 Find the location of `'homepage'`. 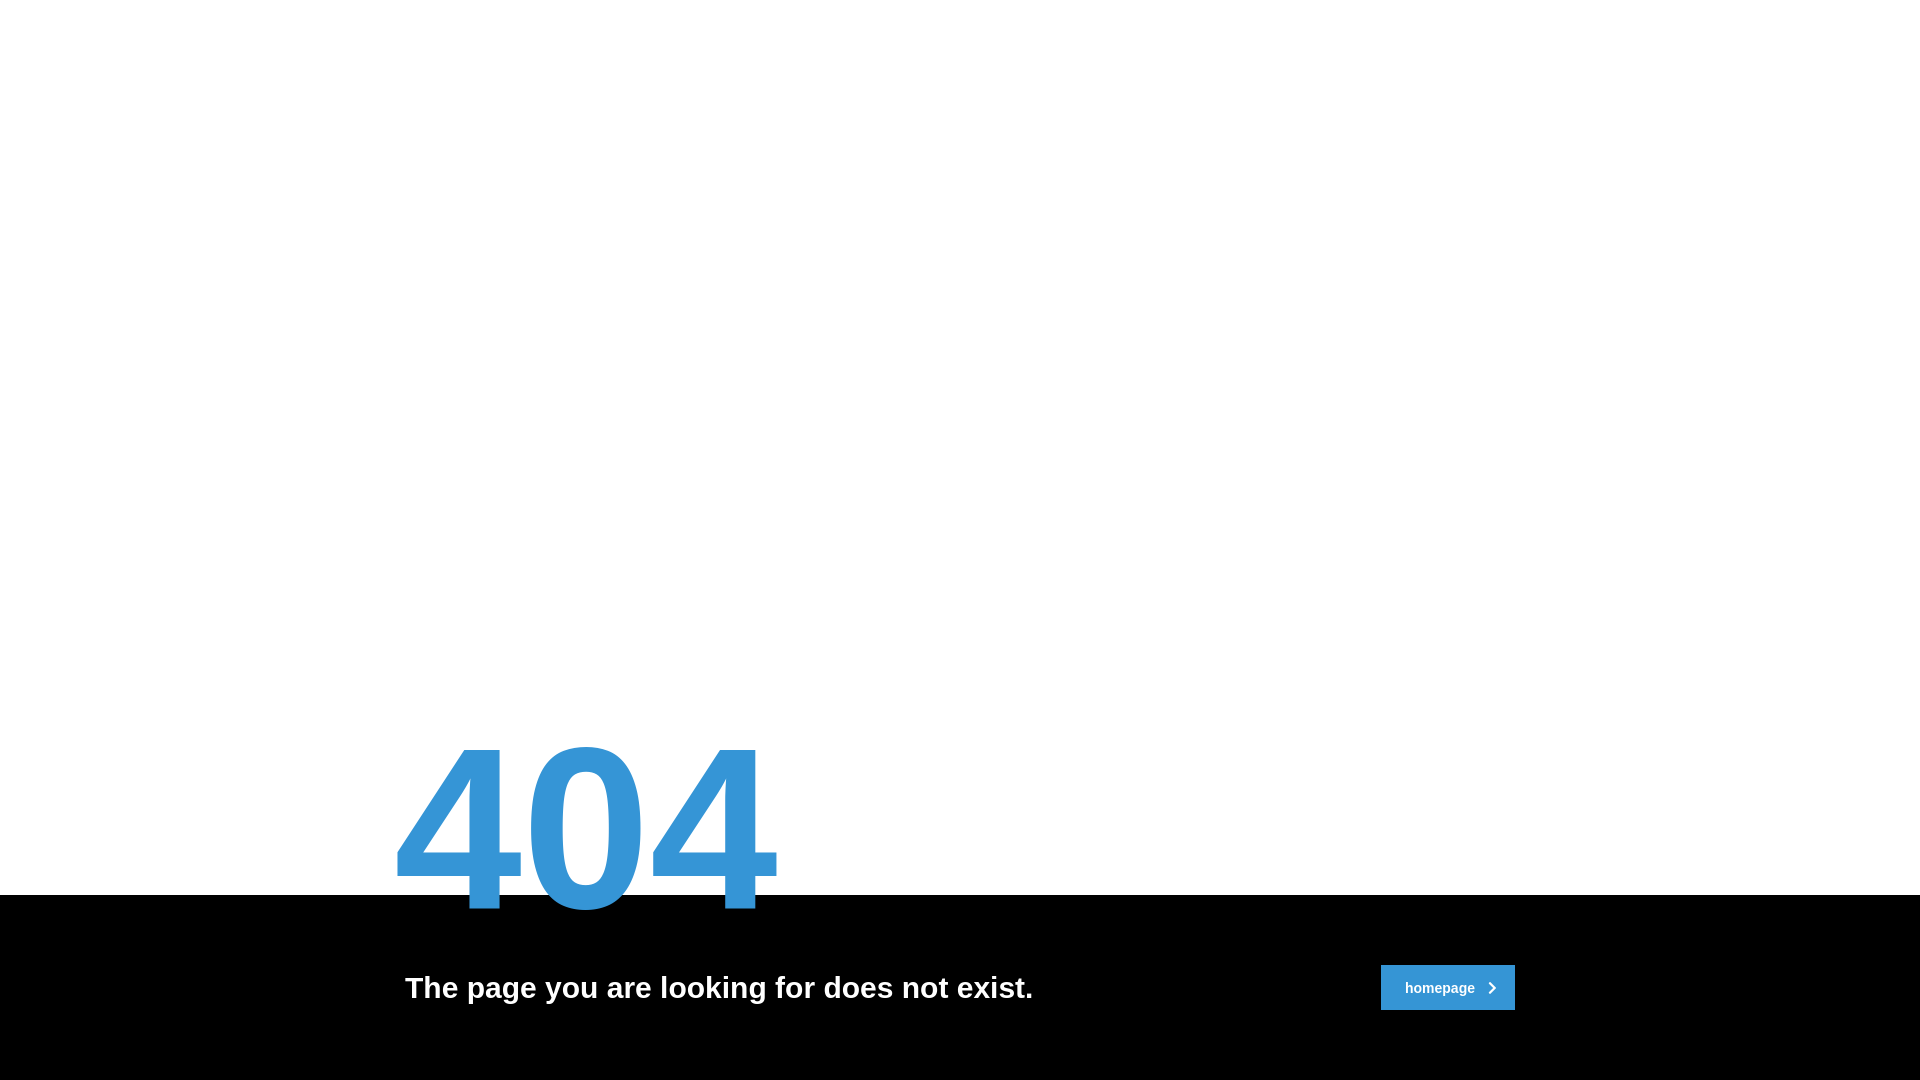

'homepage' is located at coordinates (1448, 986).